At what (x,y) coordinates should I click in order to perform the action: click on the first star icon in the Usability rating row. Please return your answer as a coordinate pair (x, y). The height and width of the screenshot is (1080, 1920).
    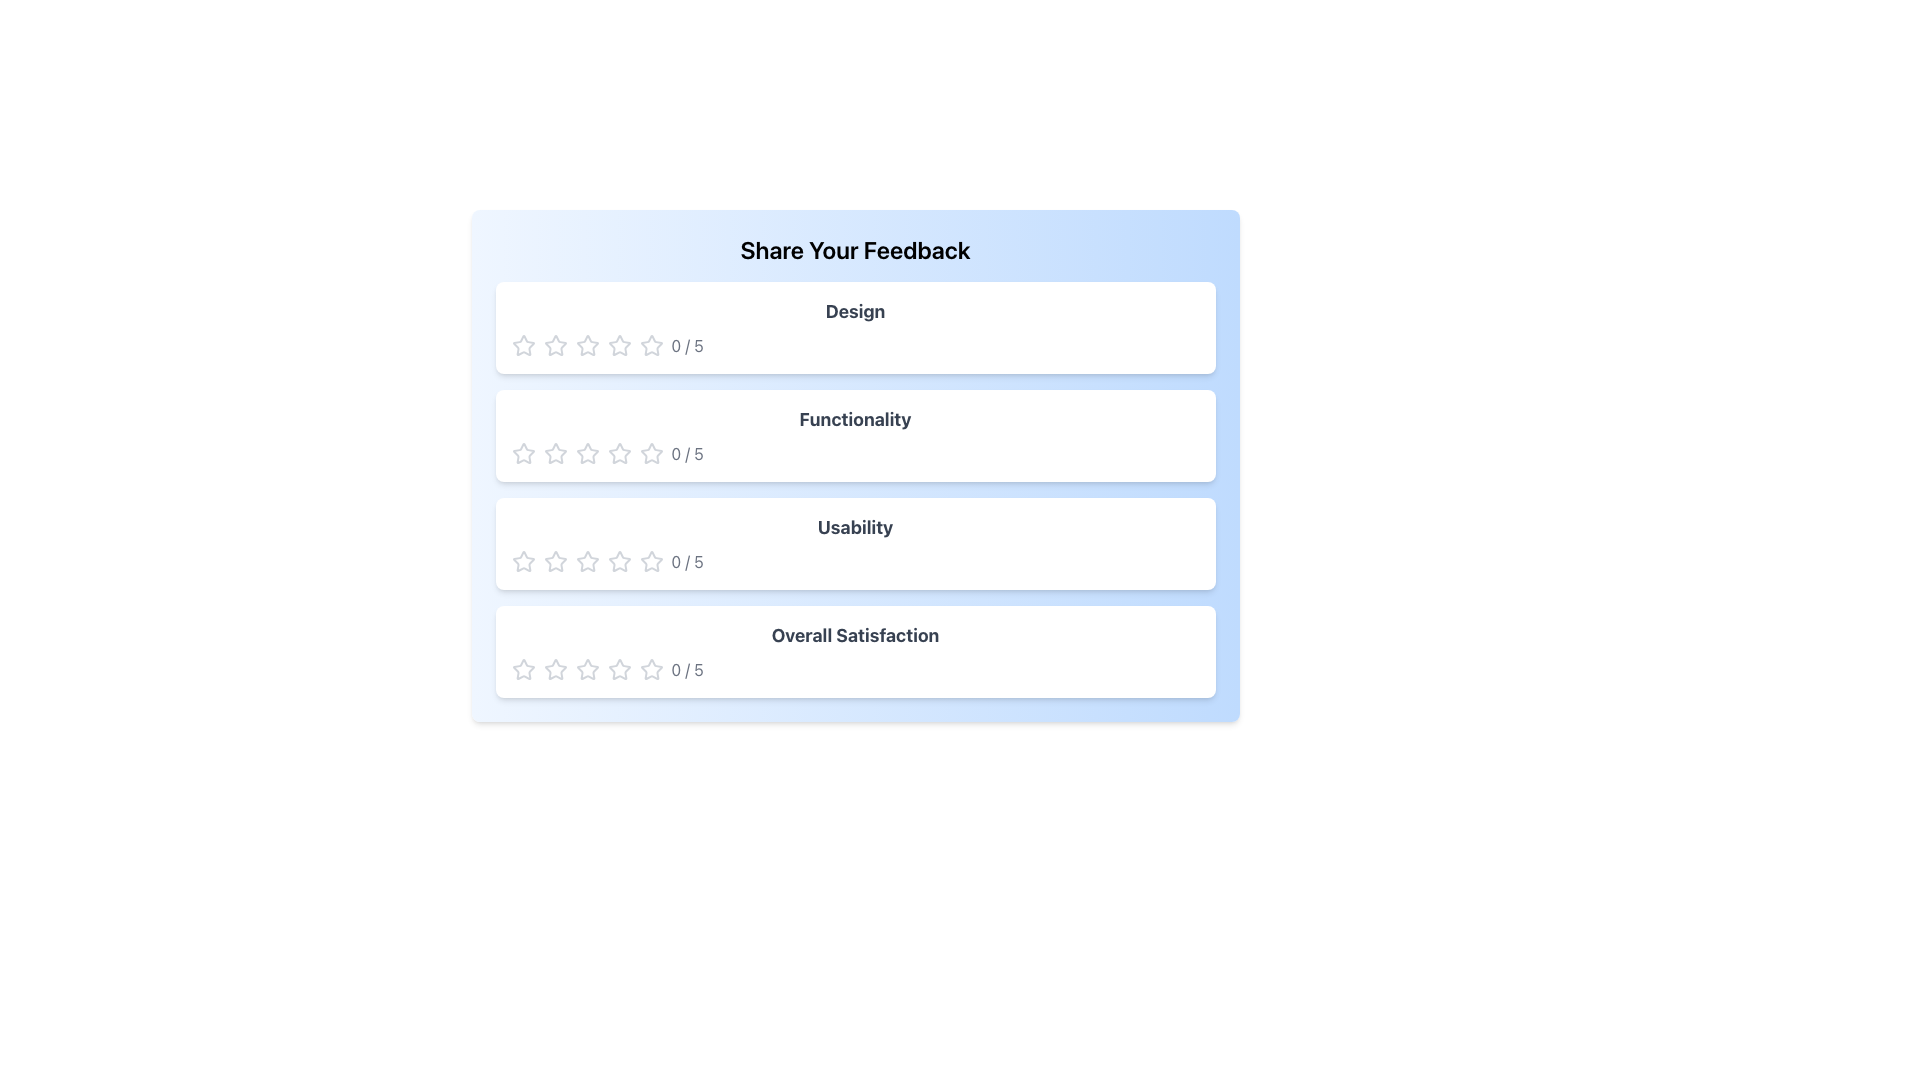
    Looking at the image, I should click on (555, 561).